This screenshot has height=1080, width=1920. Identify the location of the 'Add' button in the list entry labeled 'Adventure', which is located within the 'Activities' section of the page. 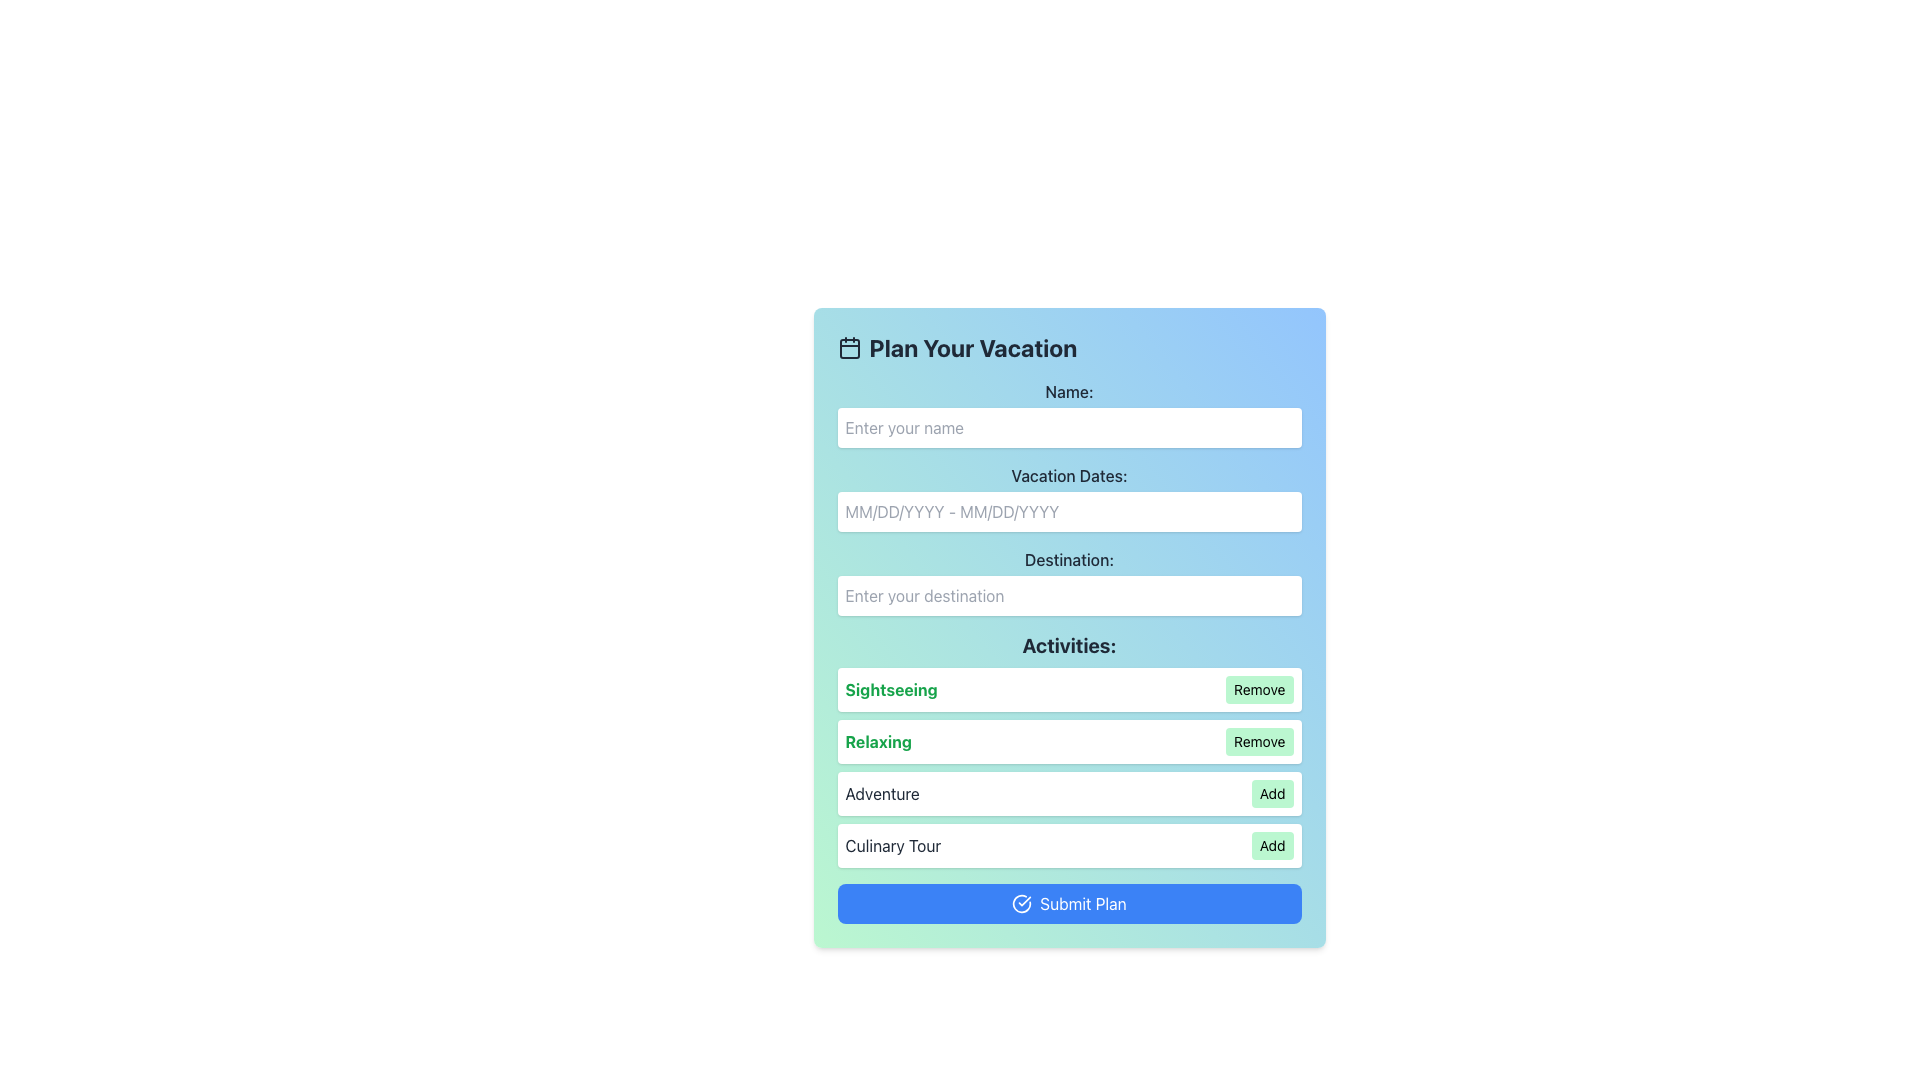
(1068, 793).